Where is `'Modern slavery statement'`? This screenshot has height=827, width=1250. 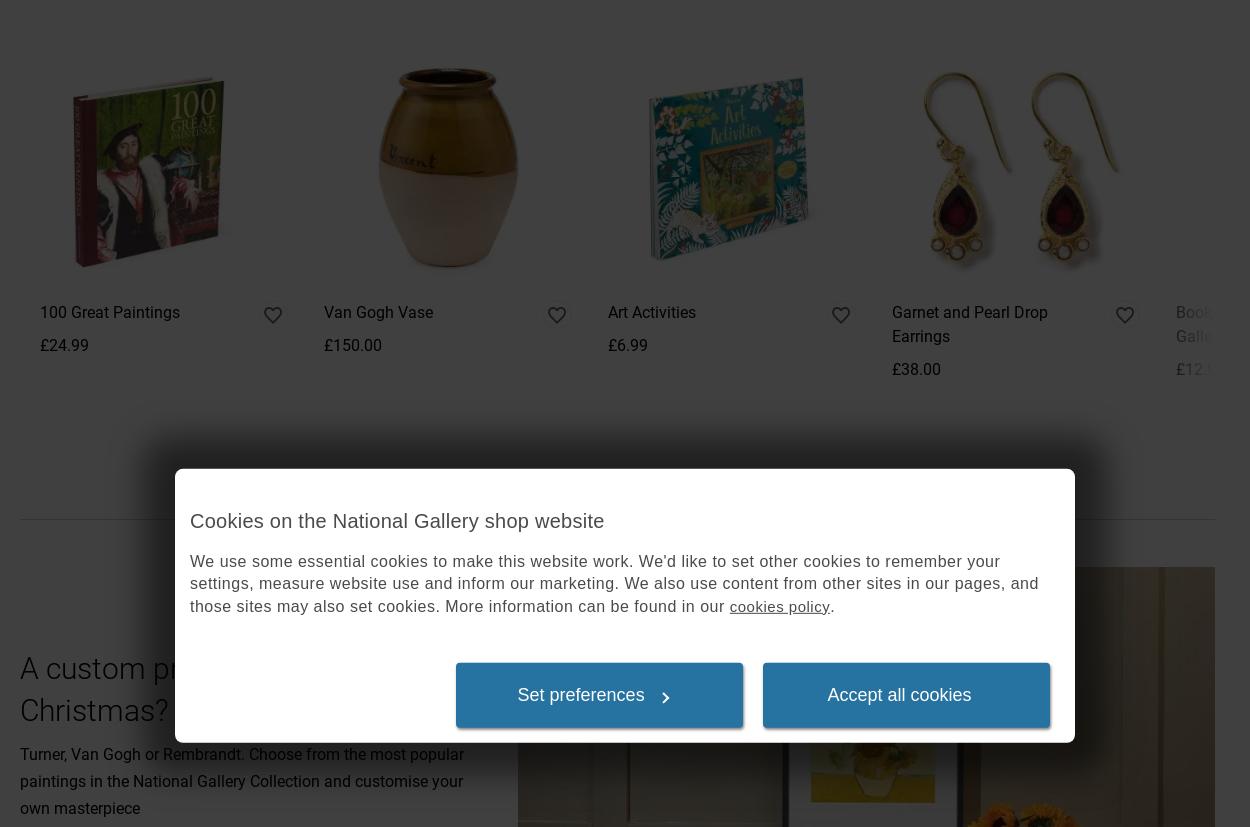
'Modern slavery statement' is located at coordinates (883, 333).